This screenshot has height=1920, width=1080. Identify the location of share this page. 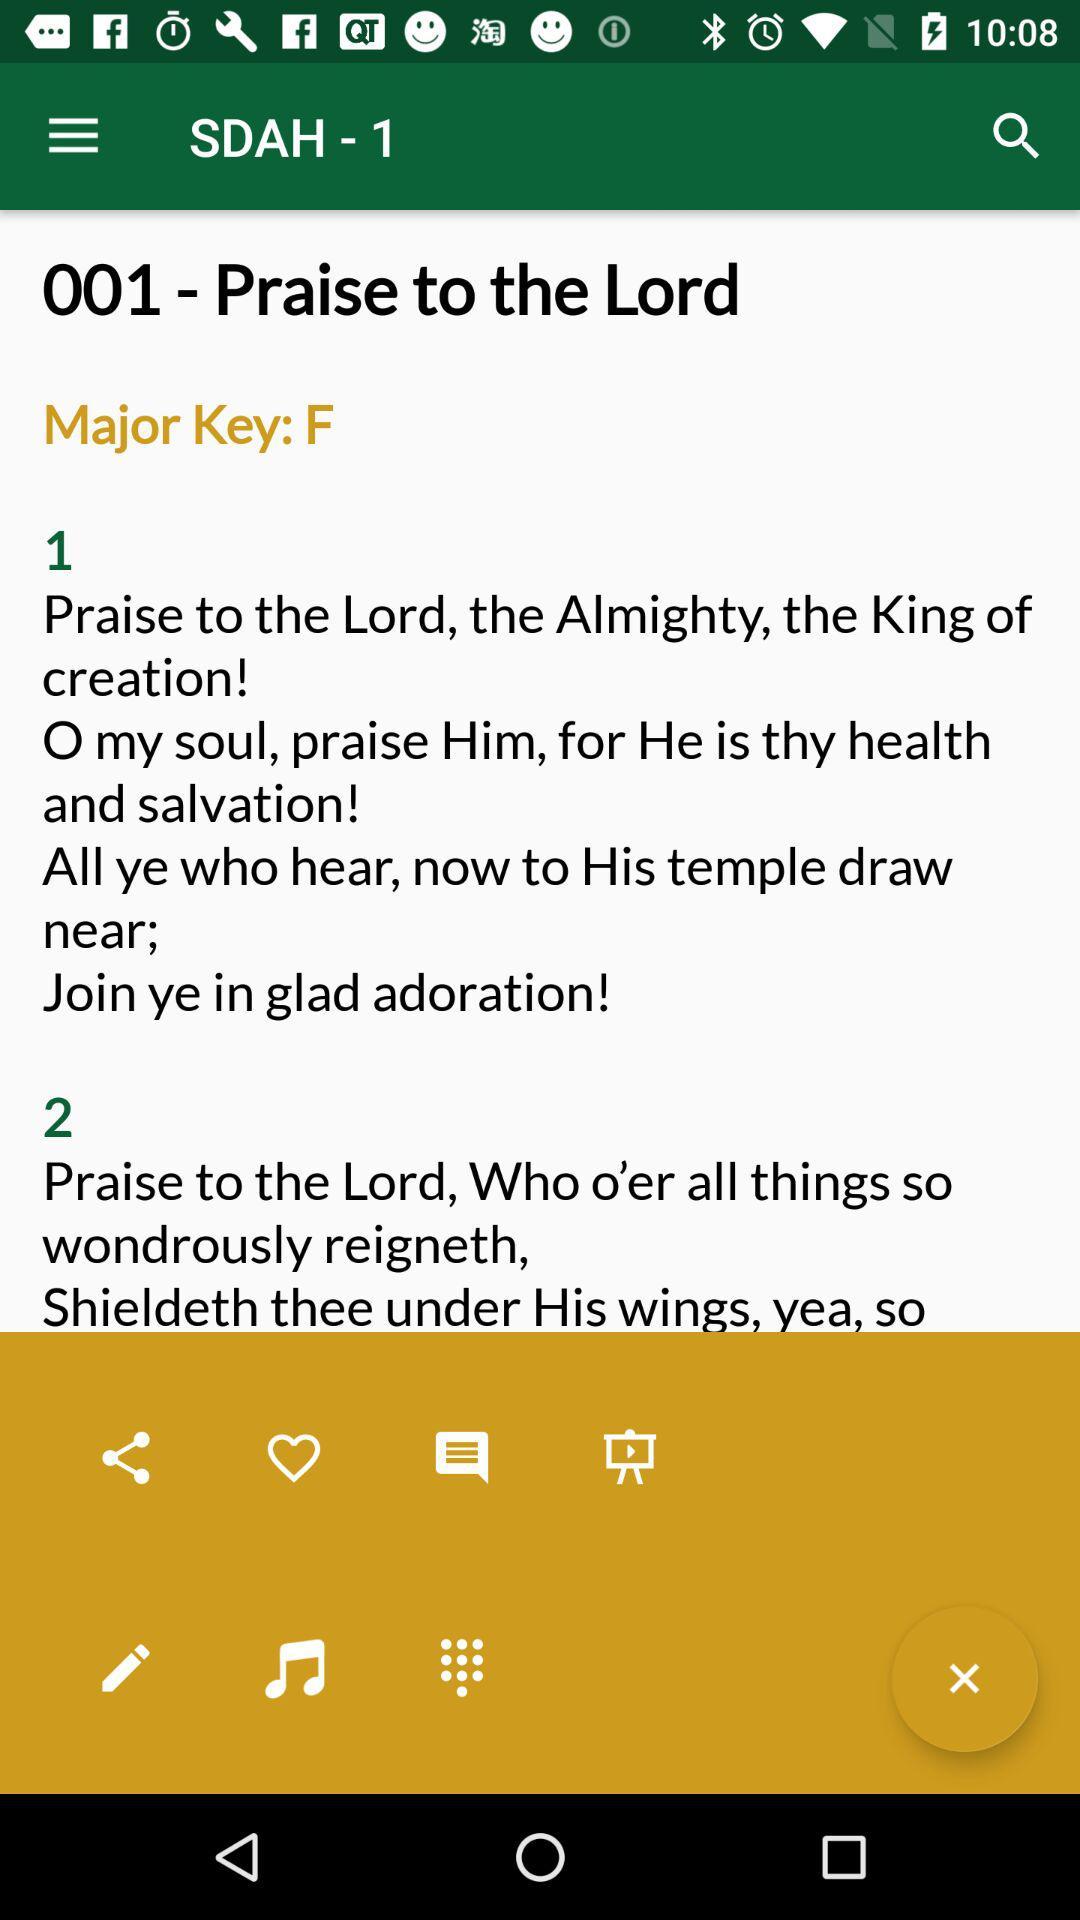
(126, 1458).